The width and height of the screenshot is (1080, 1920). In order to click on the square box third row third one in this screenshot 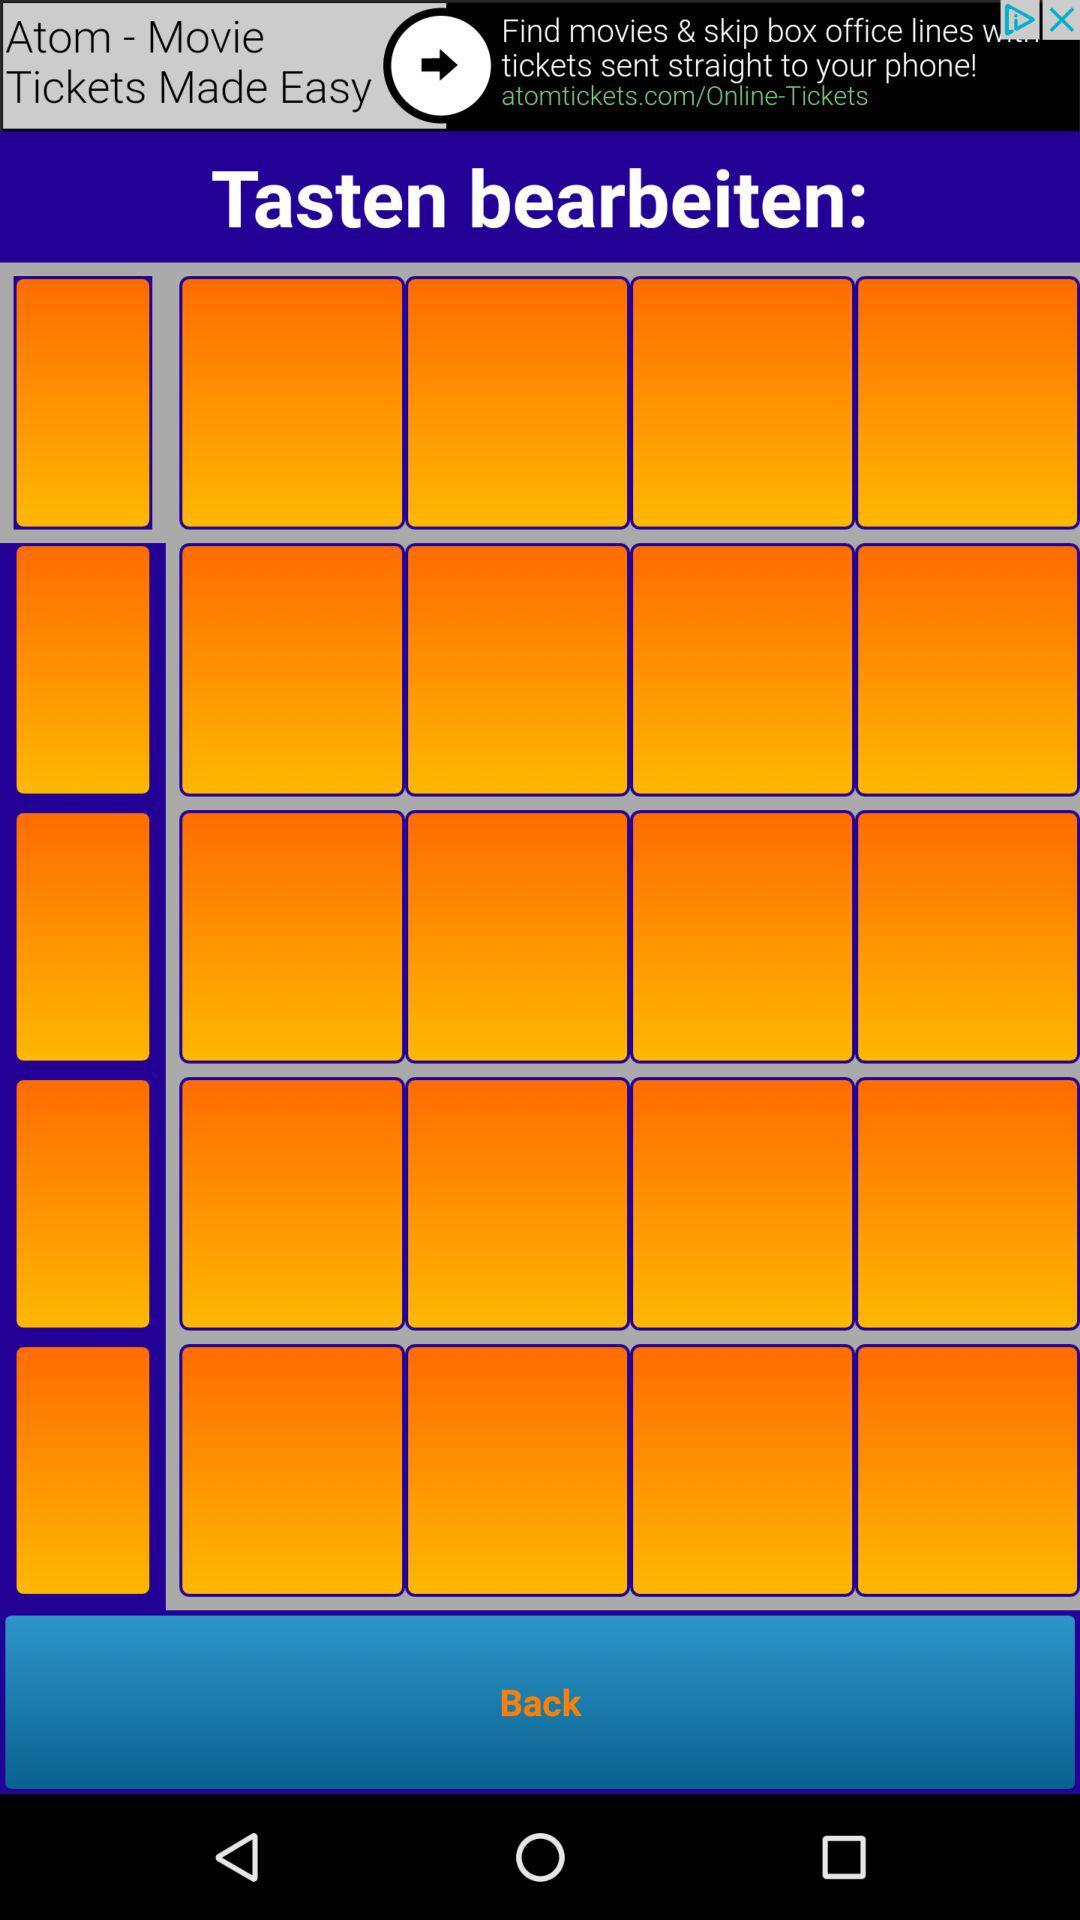, I will do `click(516, 935)`.